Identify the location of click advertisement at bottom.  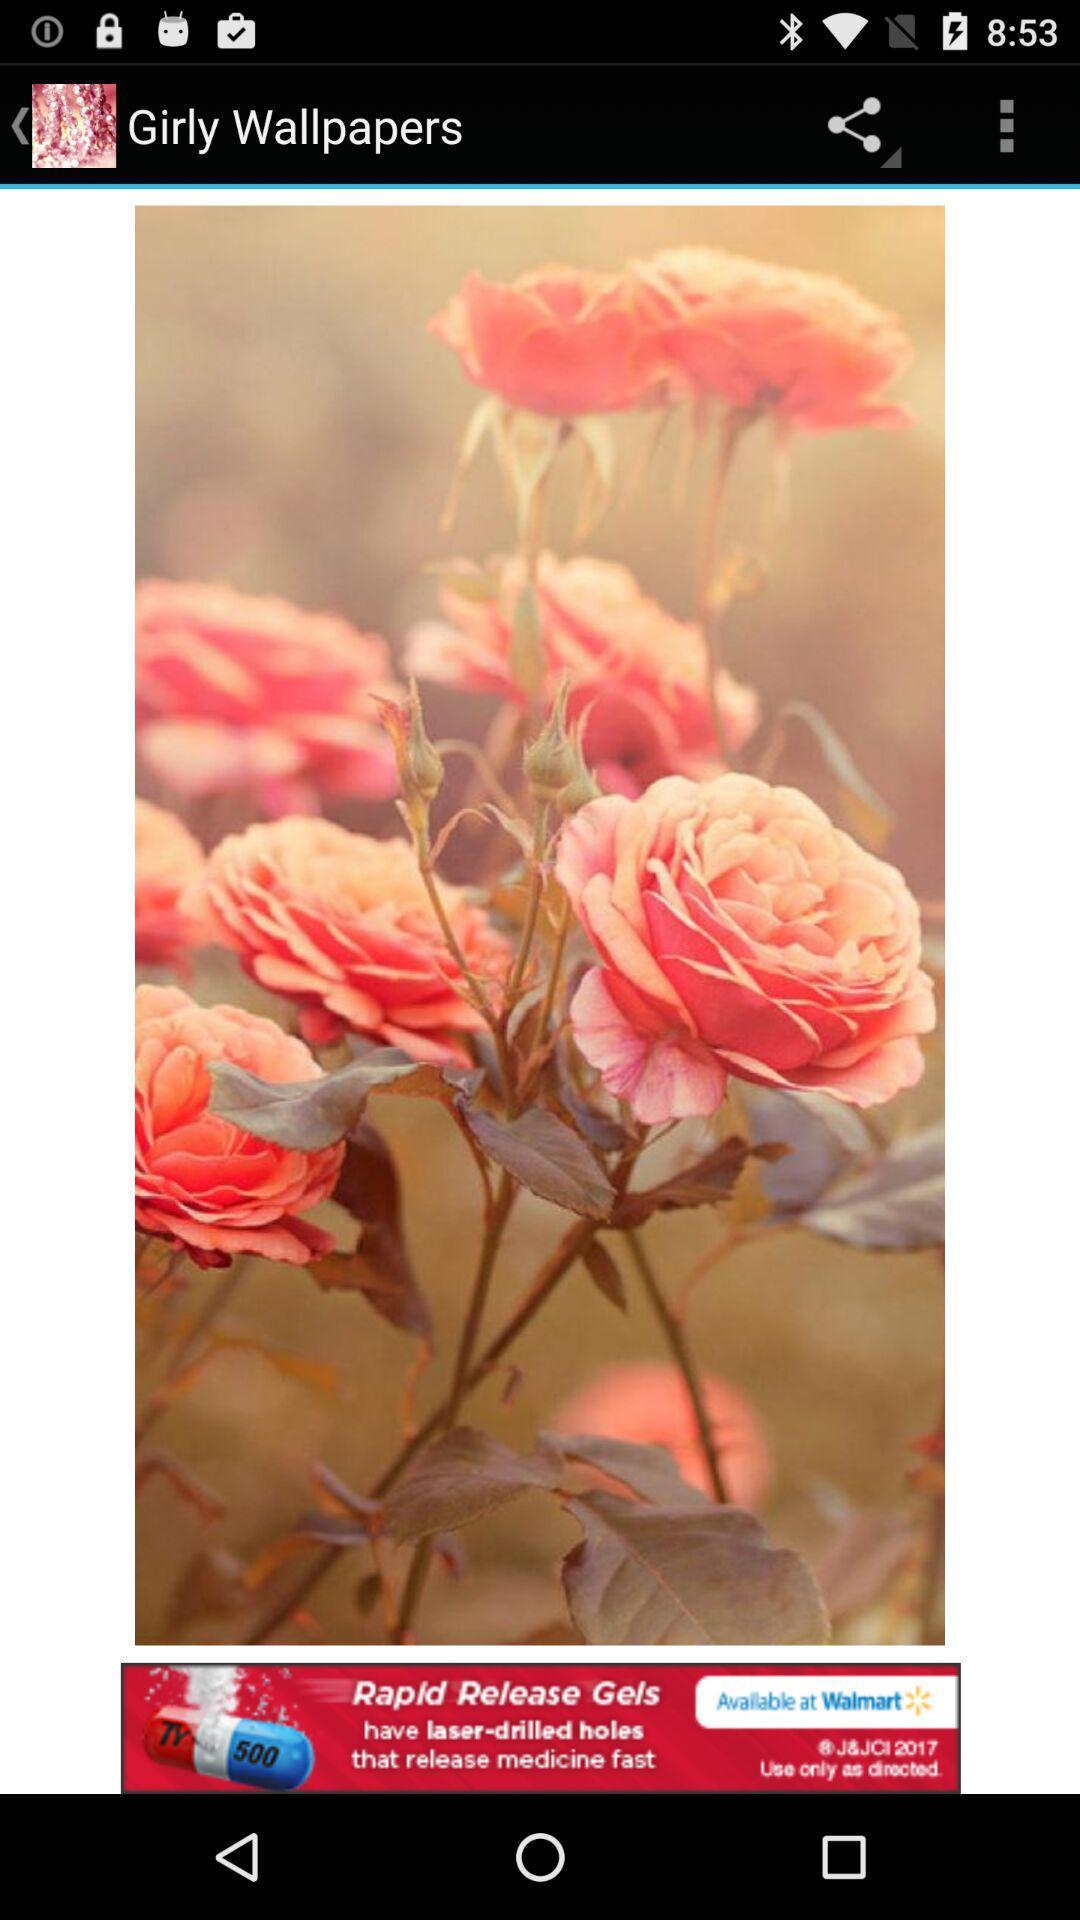
(540, 1727).